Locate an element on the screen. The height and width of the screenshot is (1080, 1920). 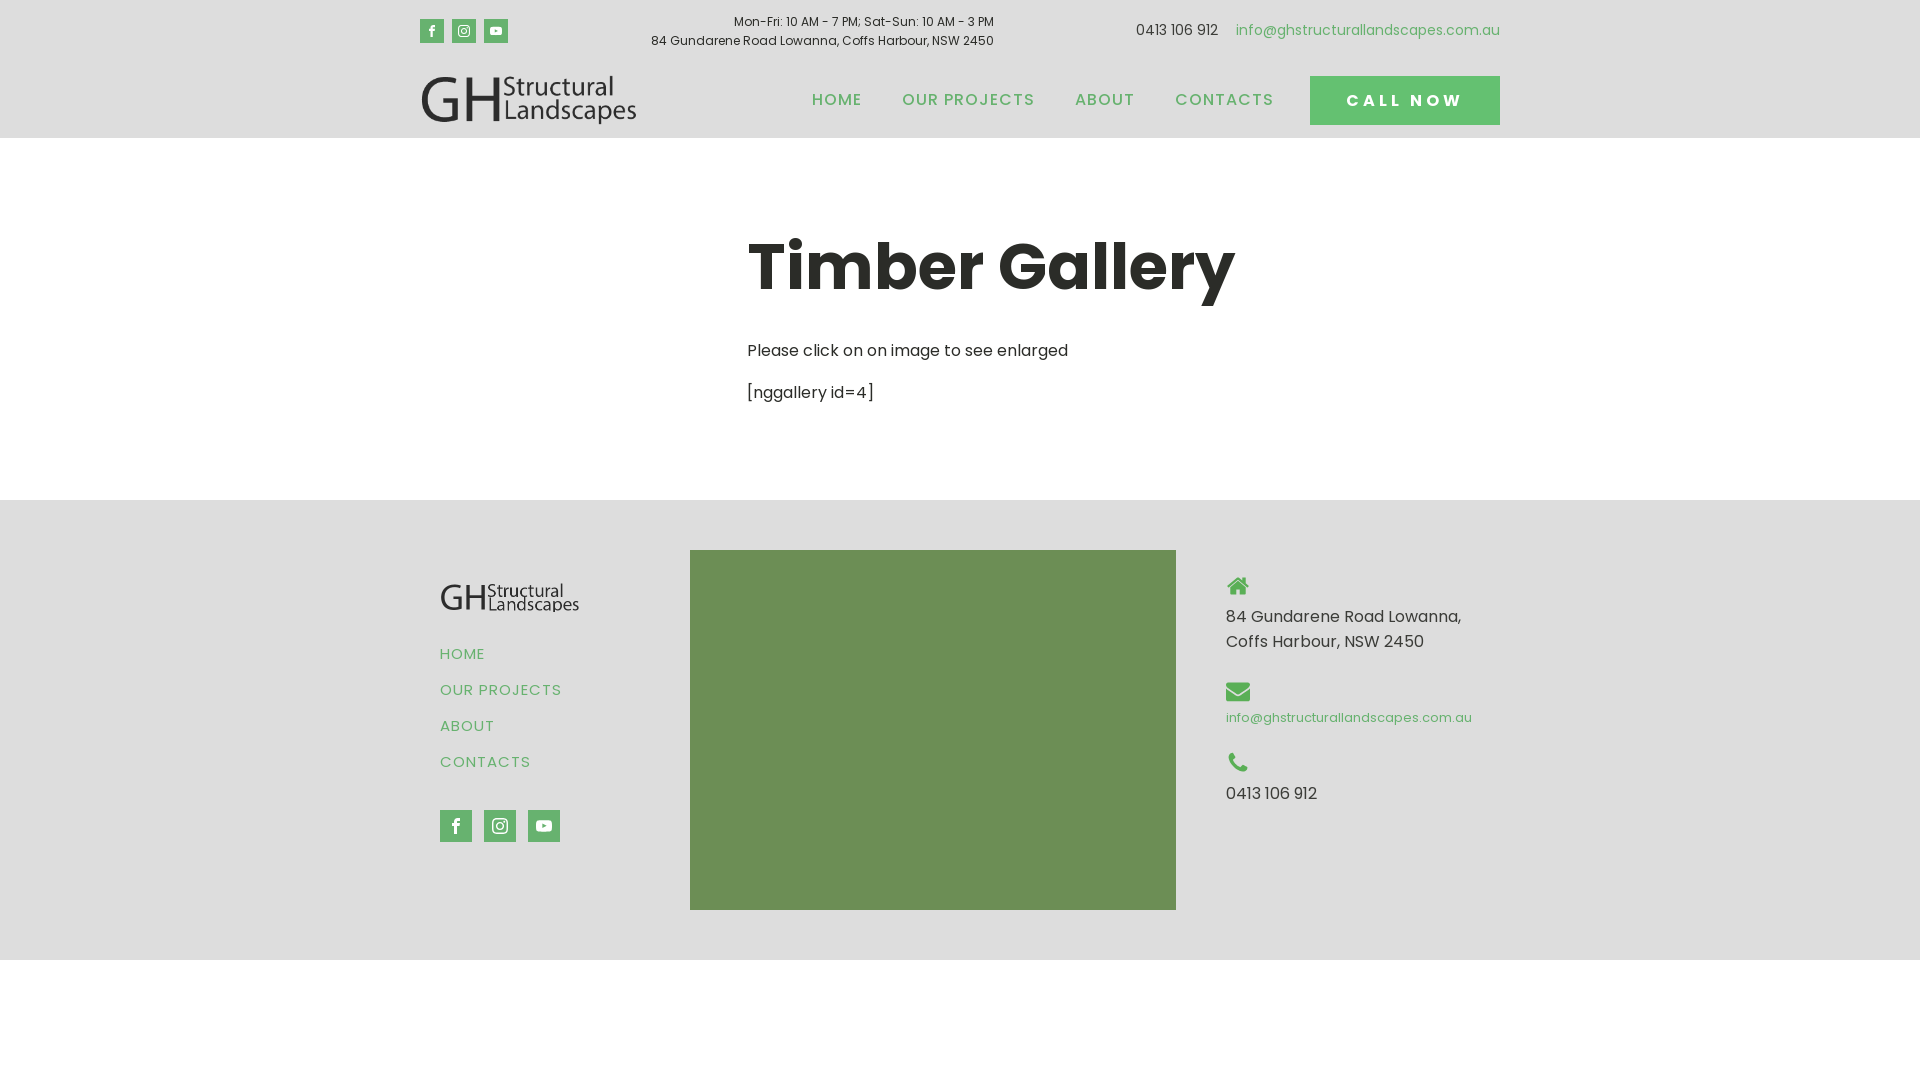
'OUR PROJECTS' is located at coordinates (500, 689).